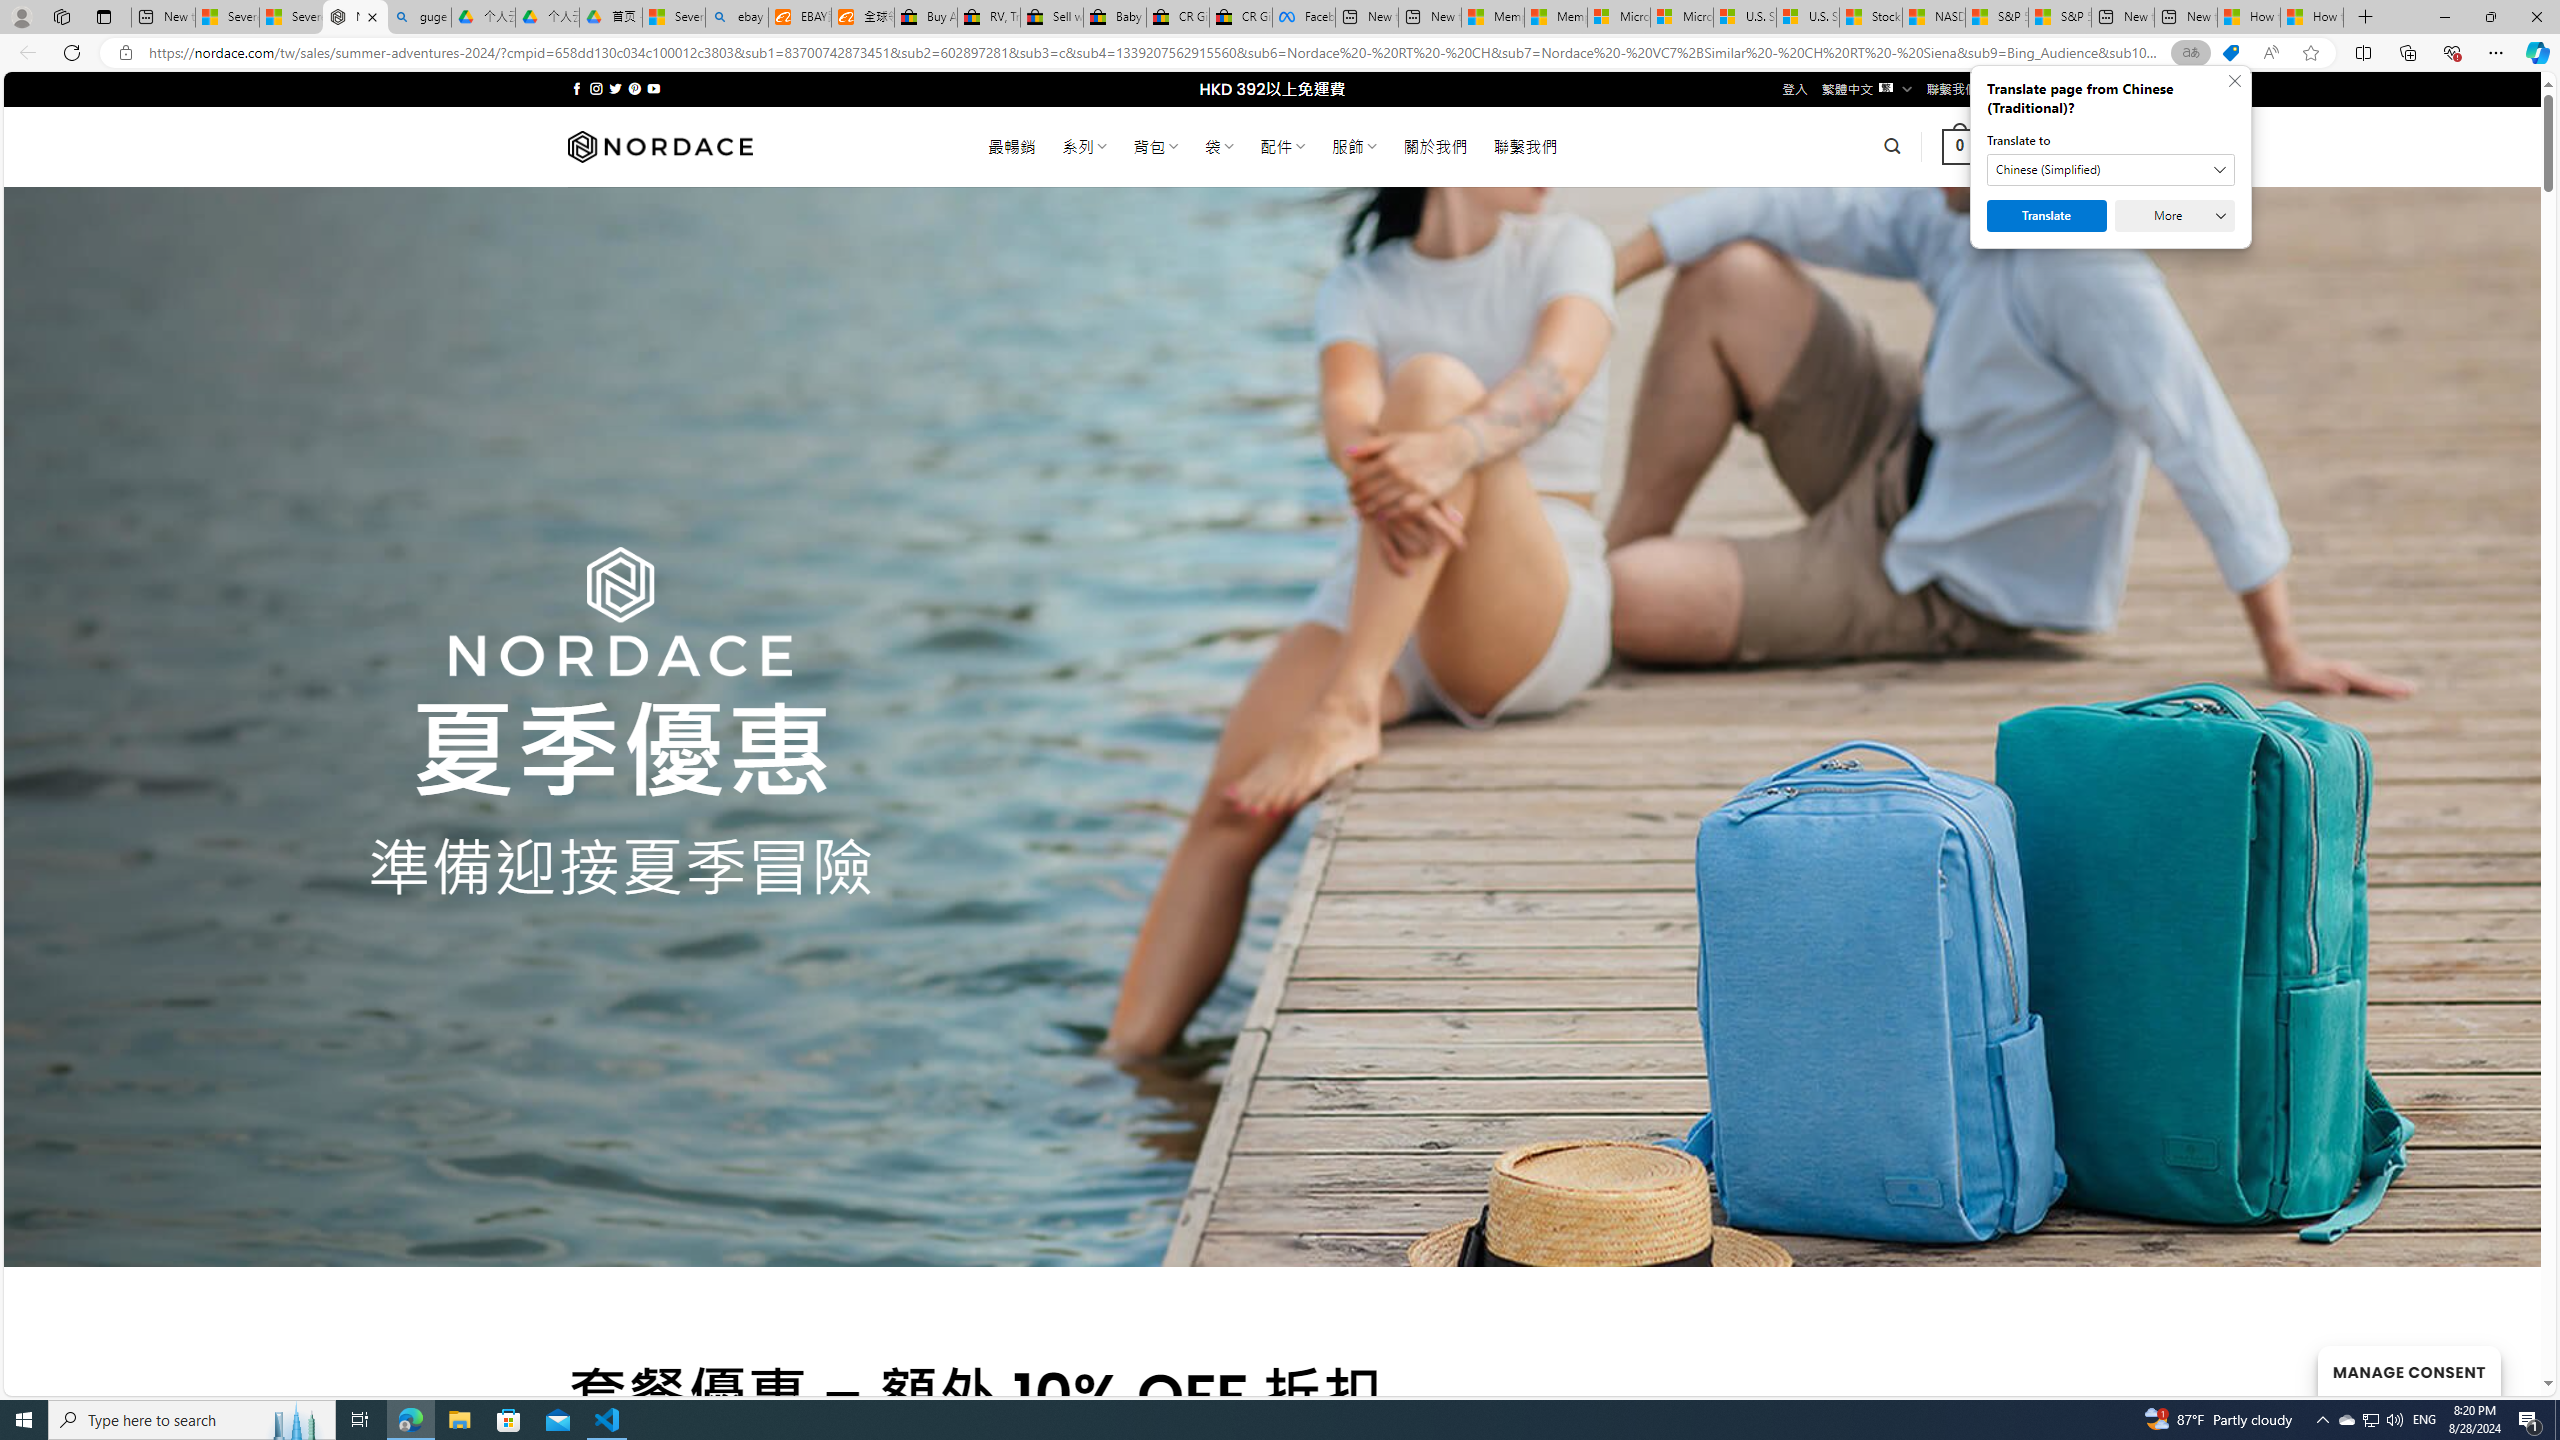 This screenshot has width=2560, height=1440. I want to click on 'Show translate options', so click(2190, 53).